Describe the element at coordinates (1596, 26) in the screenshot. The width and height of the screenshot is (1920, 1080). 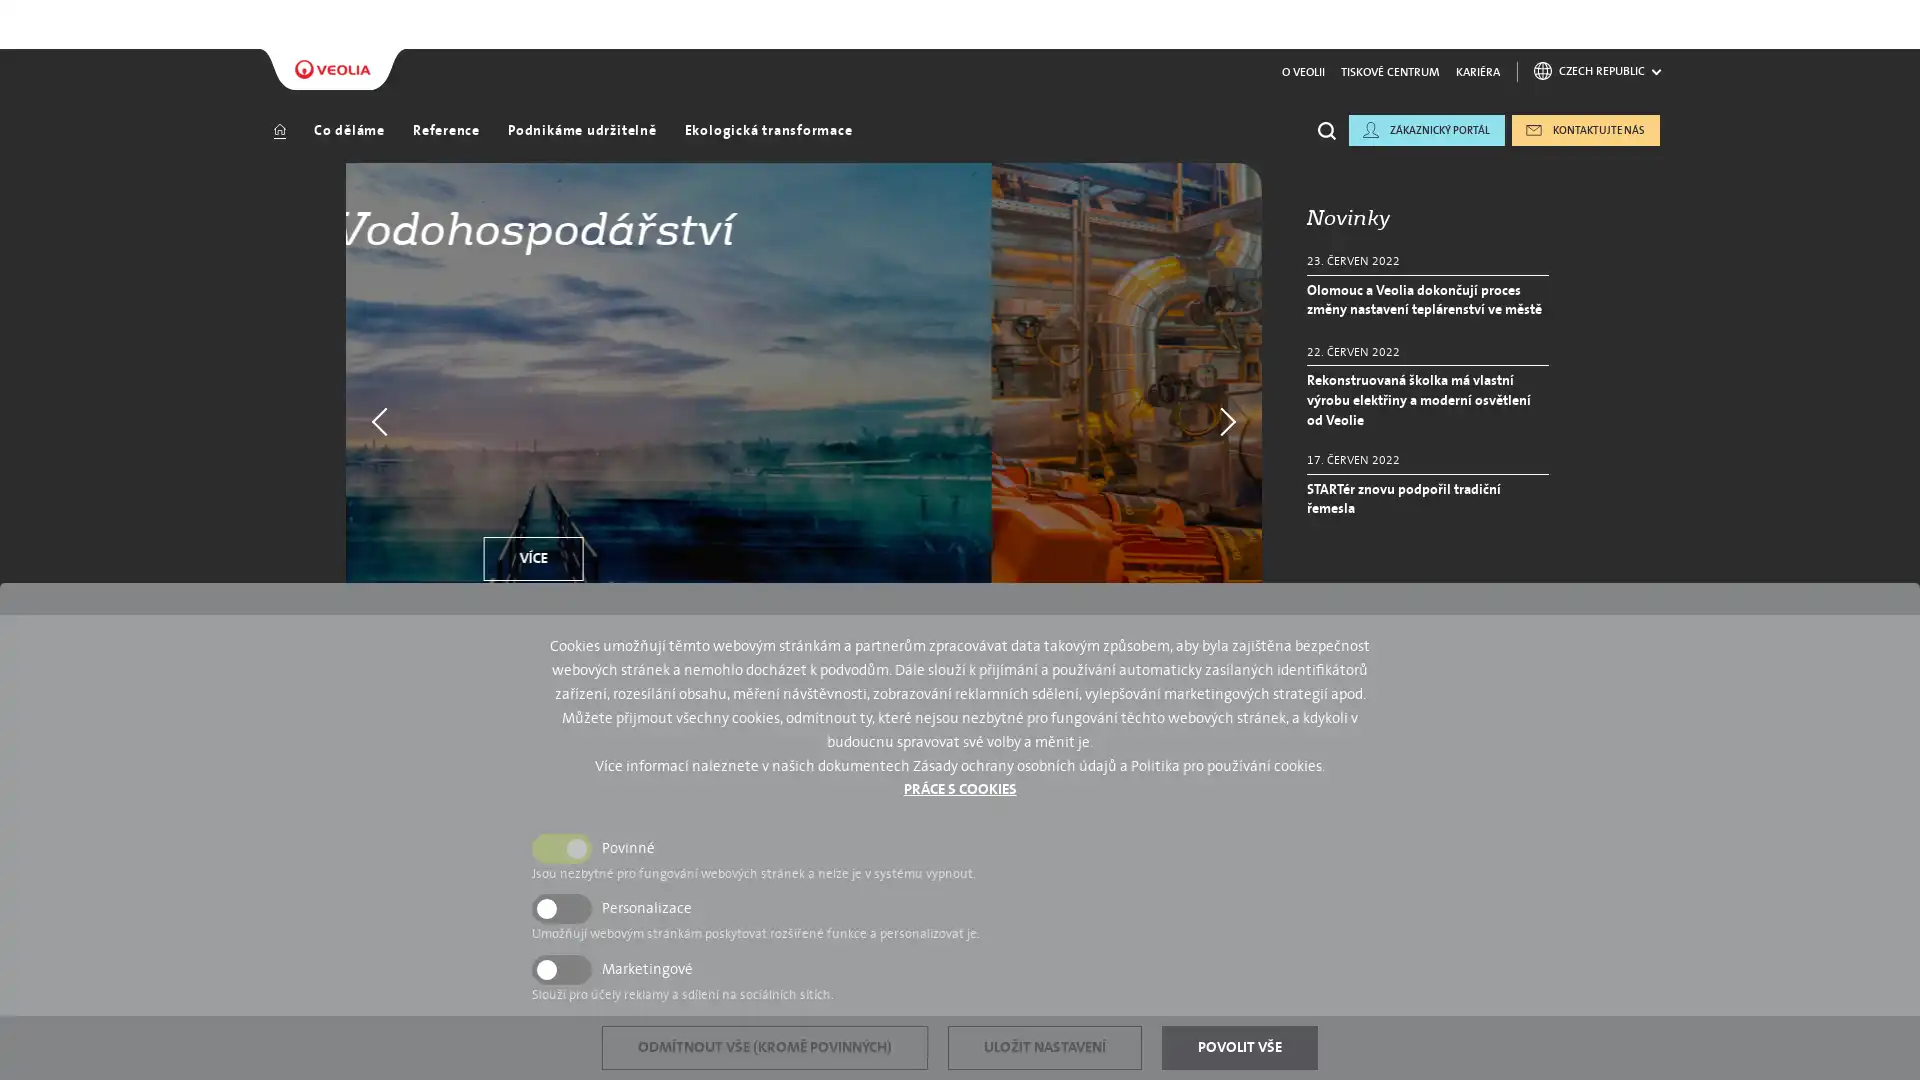
I see `CZECH REPUBLIC` at that location.